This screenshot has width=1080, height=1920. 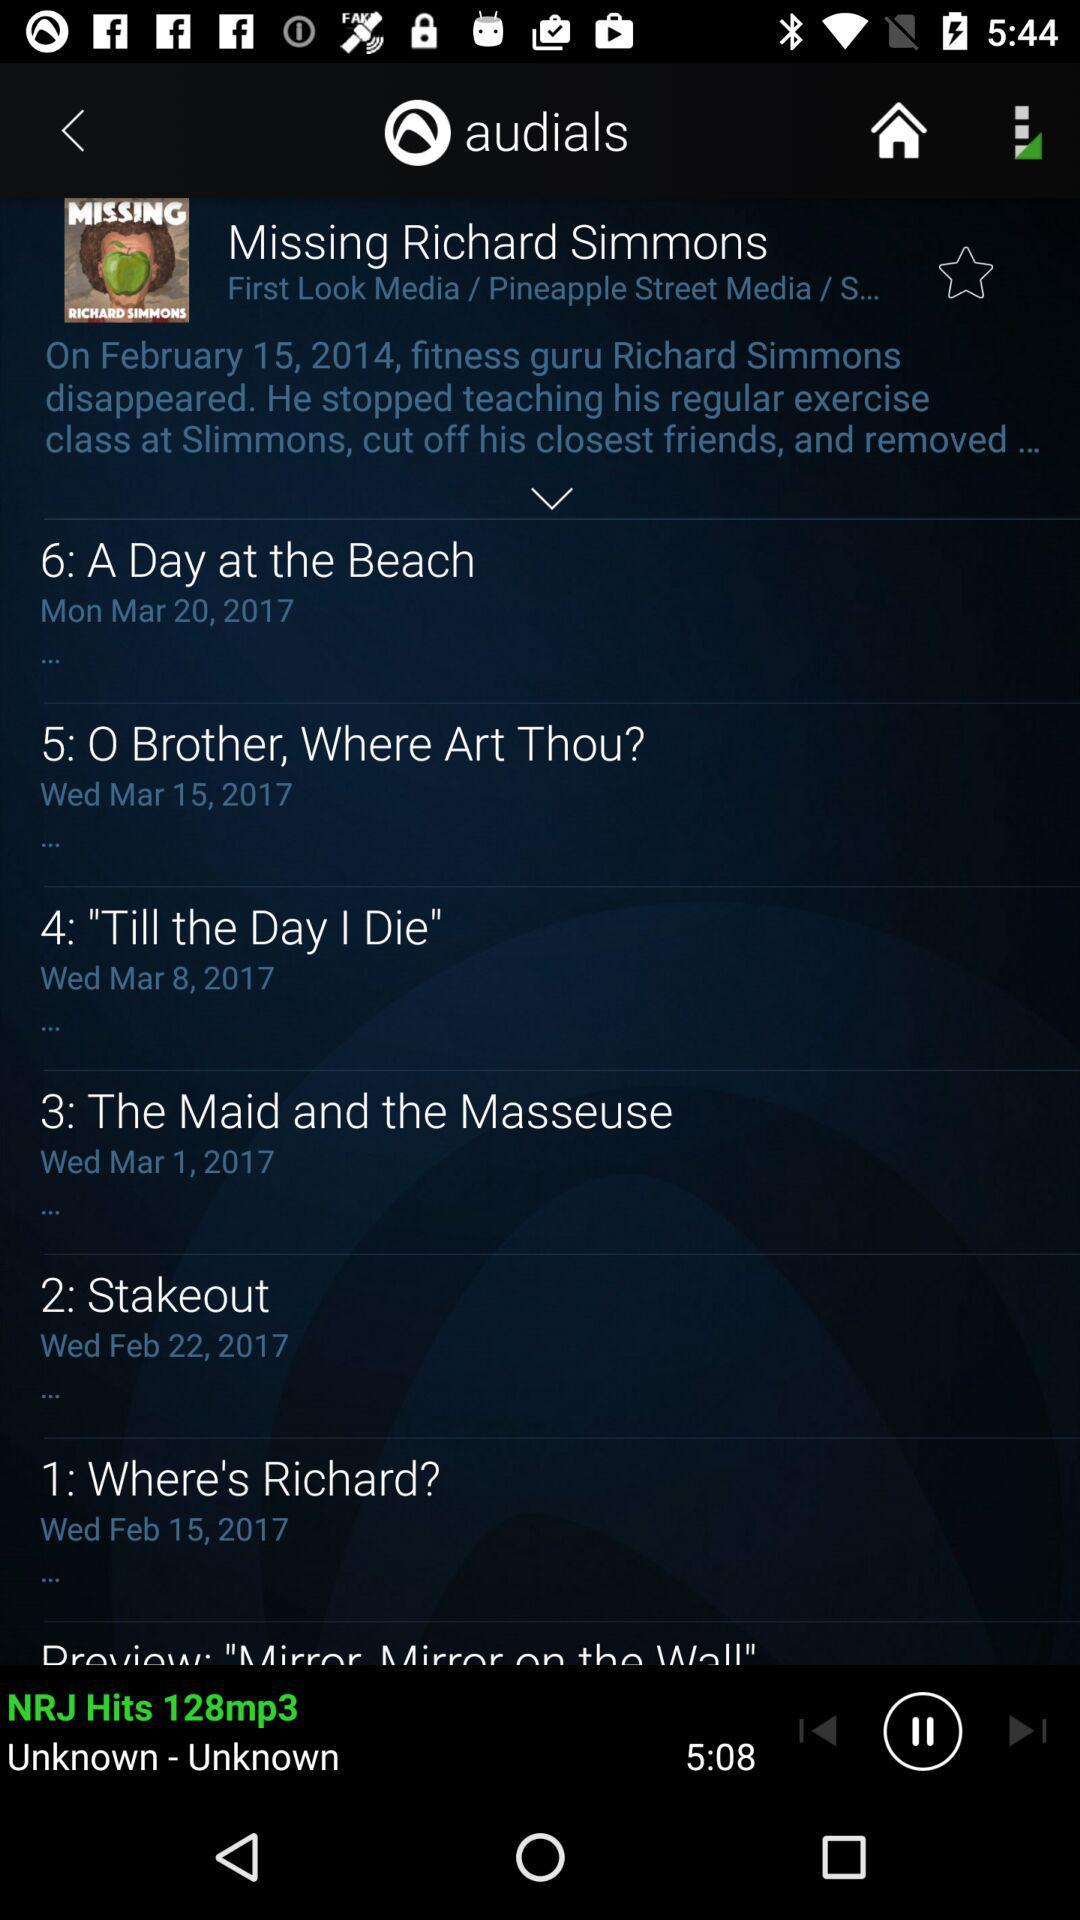 What do you see at coordinates (72, 129) in the screenshot?
I see `item next to the missing richard simmons item` at bounding box center [72, 129].